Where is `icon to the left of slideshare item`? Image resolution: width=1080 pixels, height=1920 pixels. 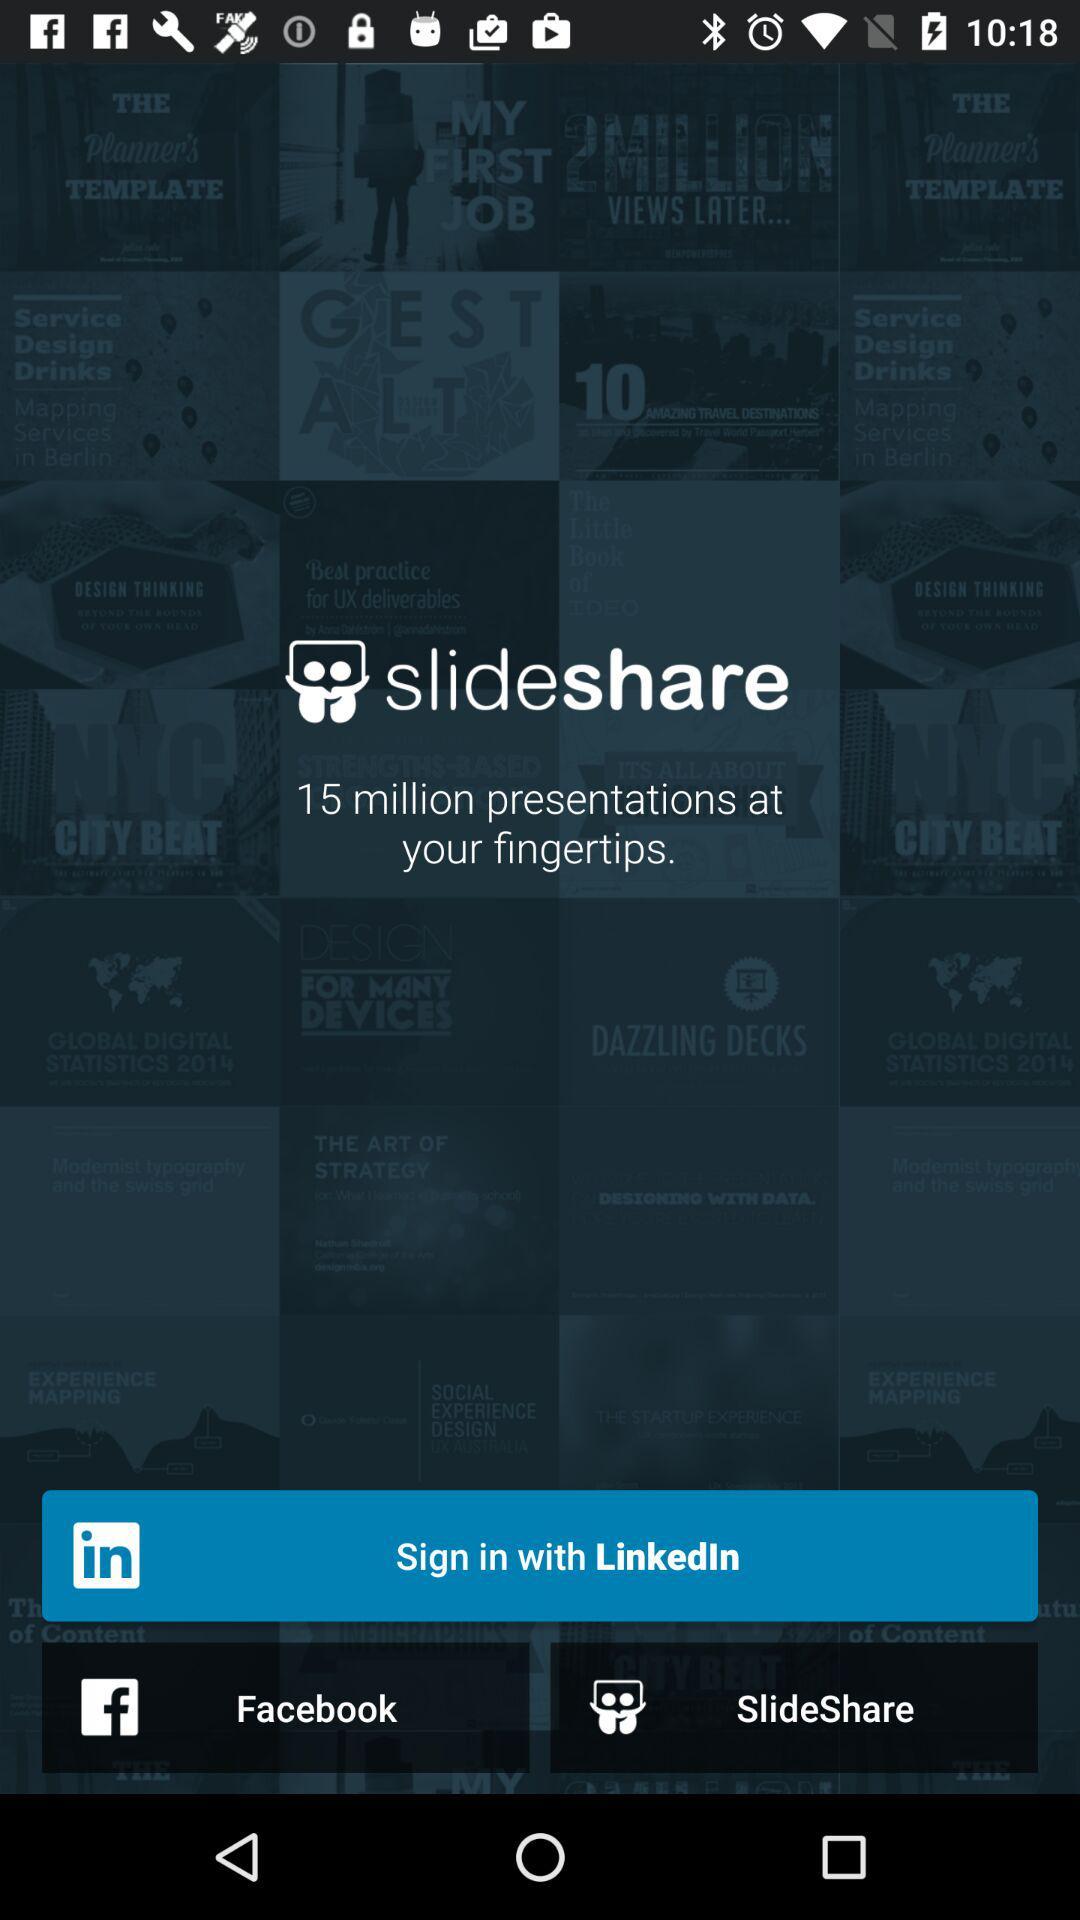 icon to the left of slideshare item is located at coordinates (285, 1706).